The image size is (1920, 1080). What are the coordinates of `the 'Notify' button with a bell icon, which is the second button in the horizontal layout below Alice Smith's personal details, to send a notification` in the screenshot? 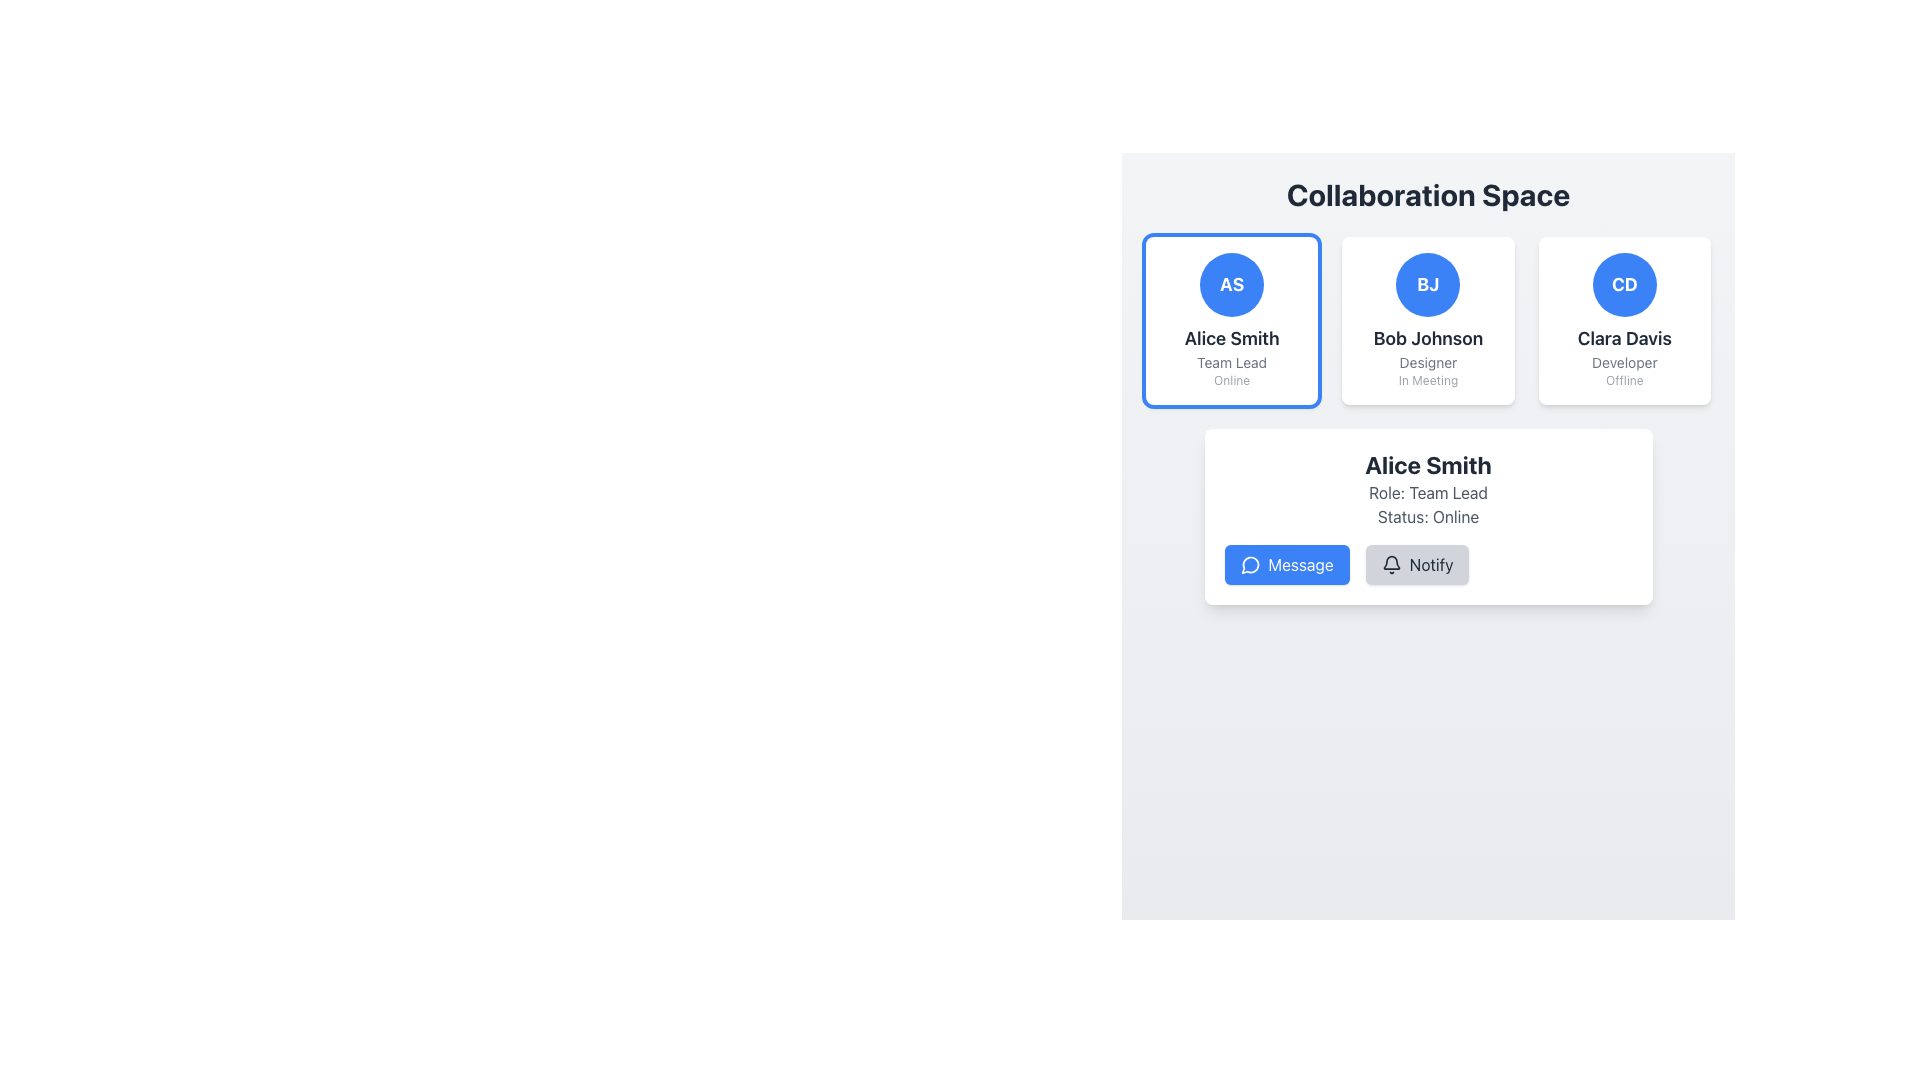 It's located at (1415, 564).